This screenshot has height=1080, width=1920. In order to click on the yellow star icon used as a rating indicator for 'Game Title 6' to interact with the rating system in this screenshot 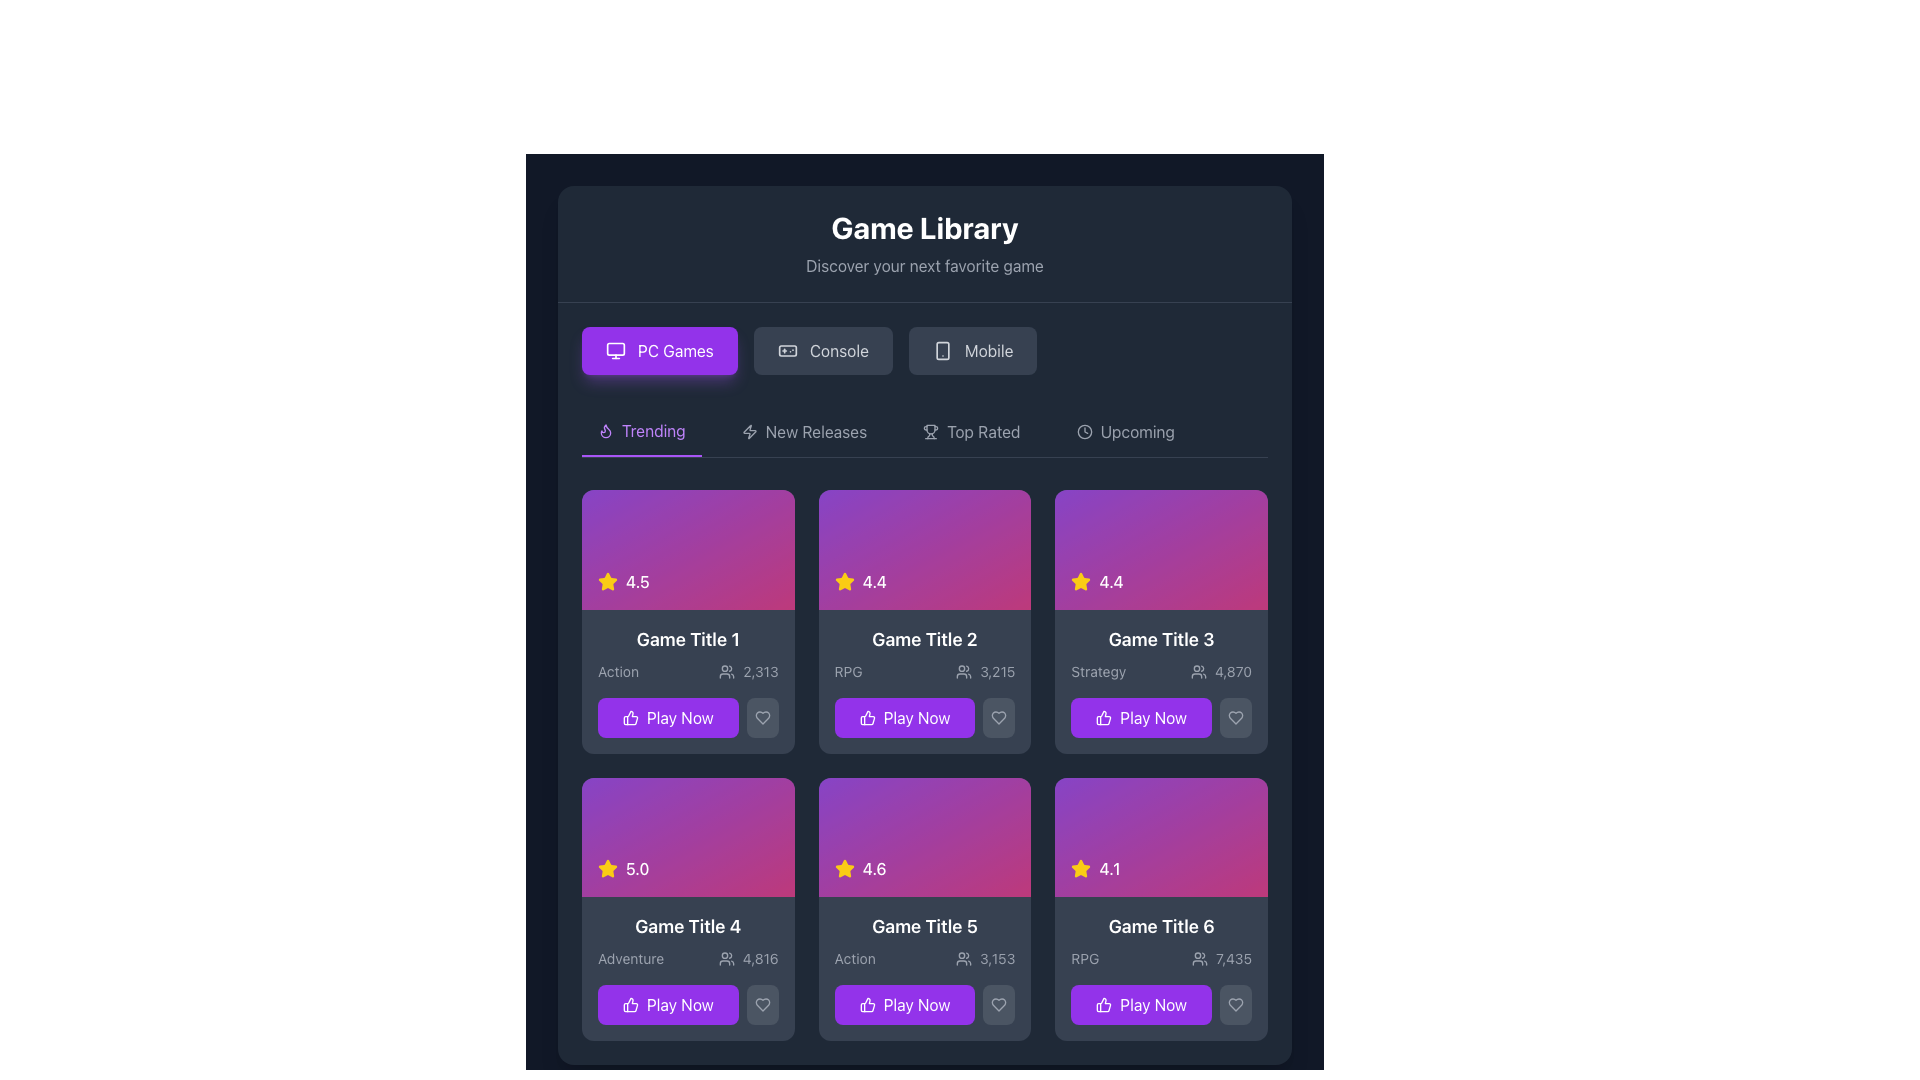, I will do `click(1079, 867)`.